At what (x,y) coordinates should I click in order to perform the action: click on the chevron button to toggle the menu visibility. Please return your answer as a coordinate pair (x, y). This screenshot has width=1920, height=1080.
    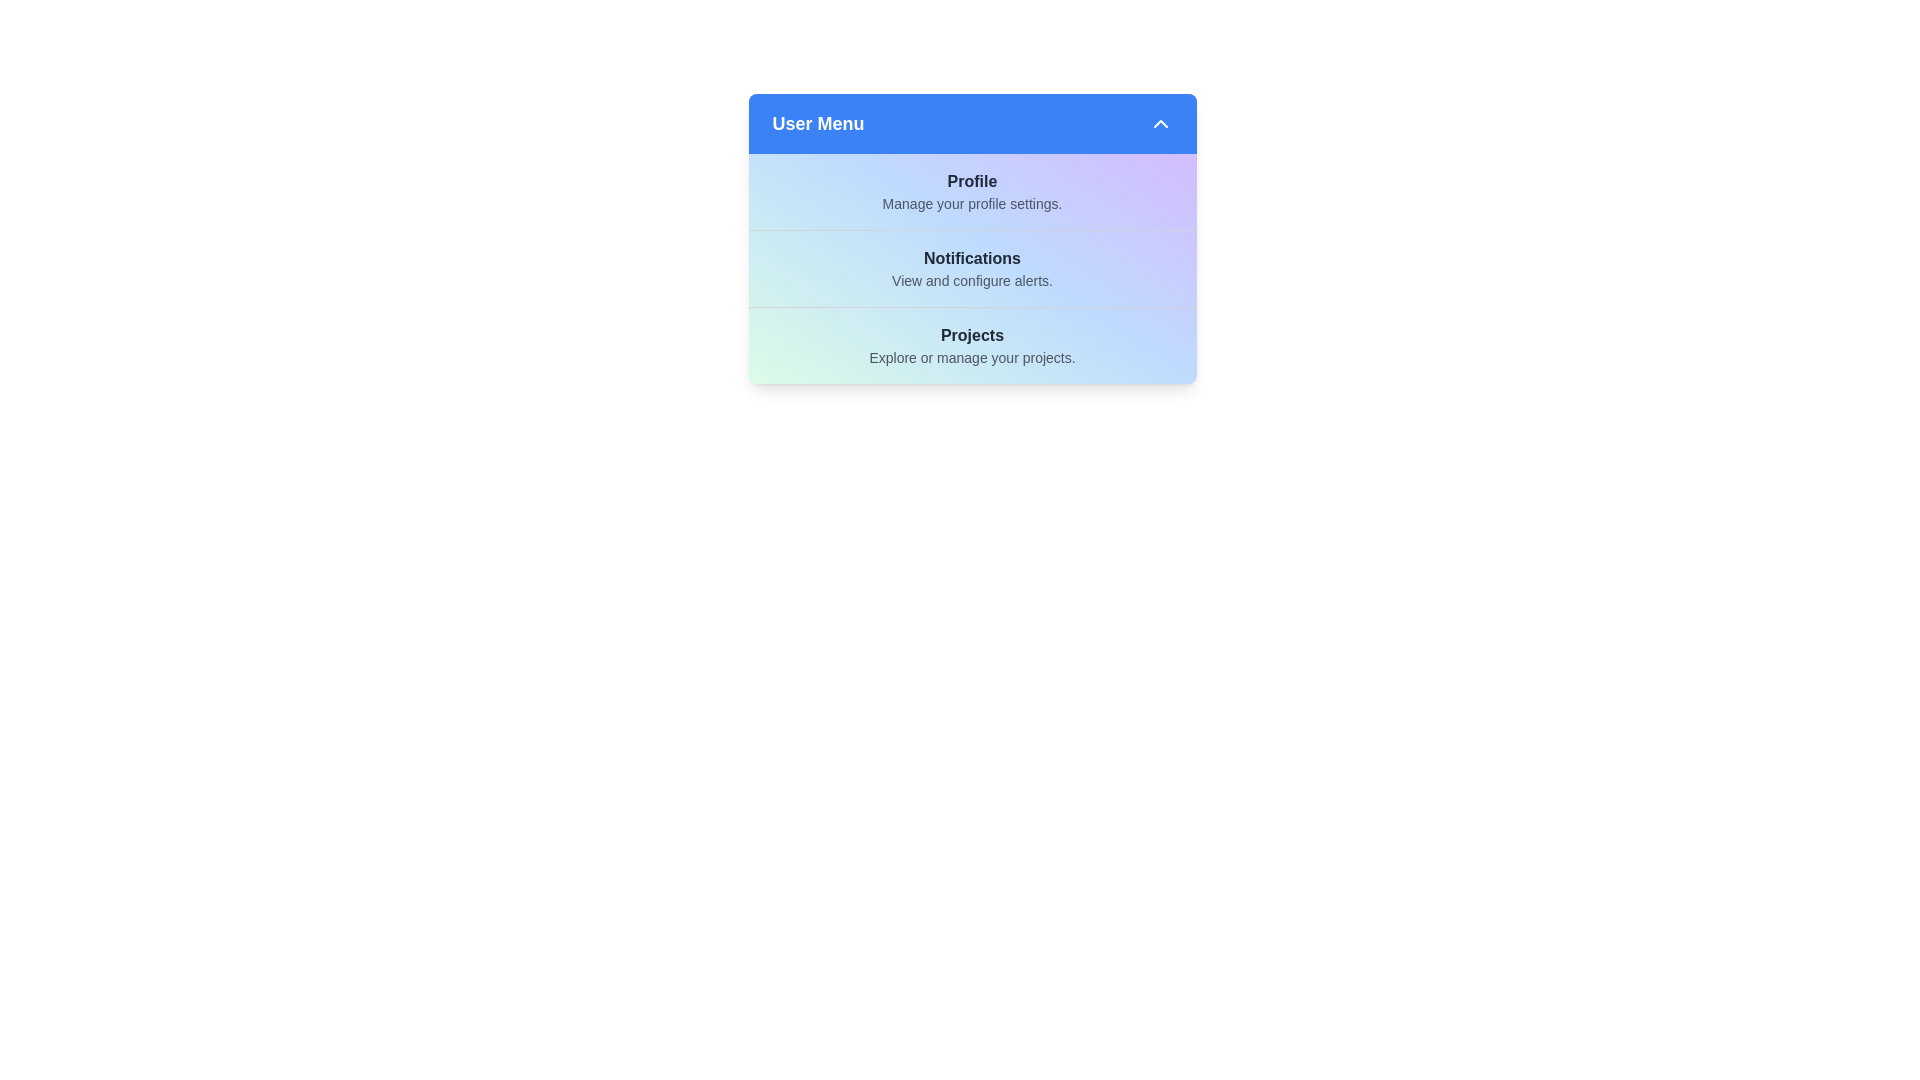
    Looking at the image, I should click on (1160, 123).